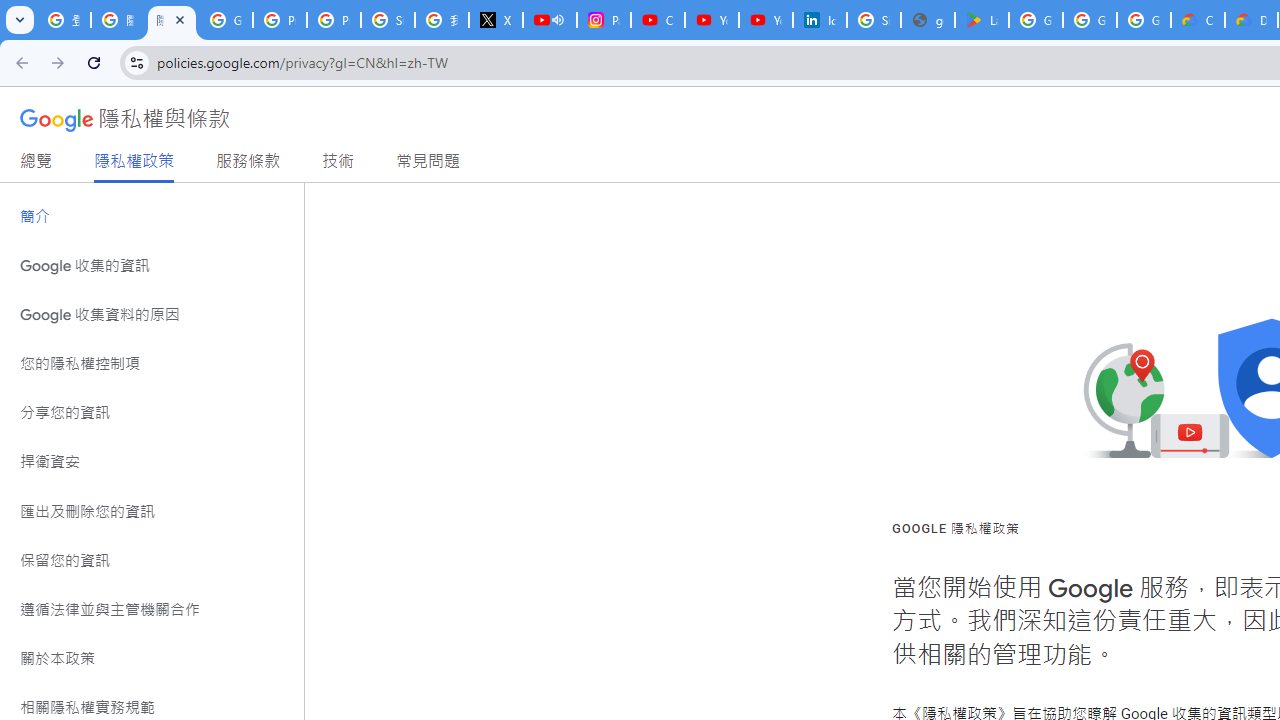 This screenshot has height=720, width=1280. Describe the element at coordinates (981, 20) in the screenshot. I see `'Last Shelter: Survival - Apps on Google Play'` at that location.